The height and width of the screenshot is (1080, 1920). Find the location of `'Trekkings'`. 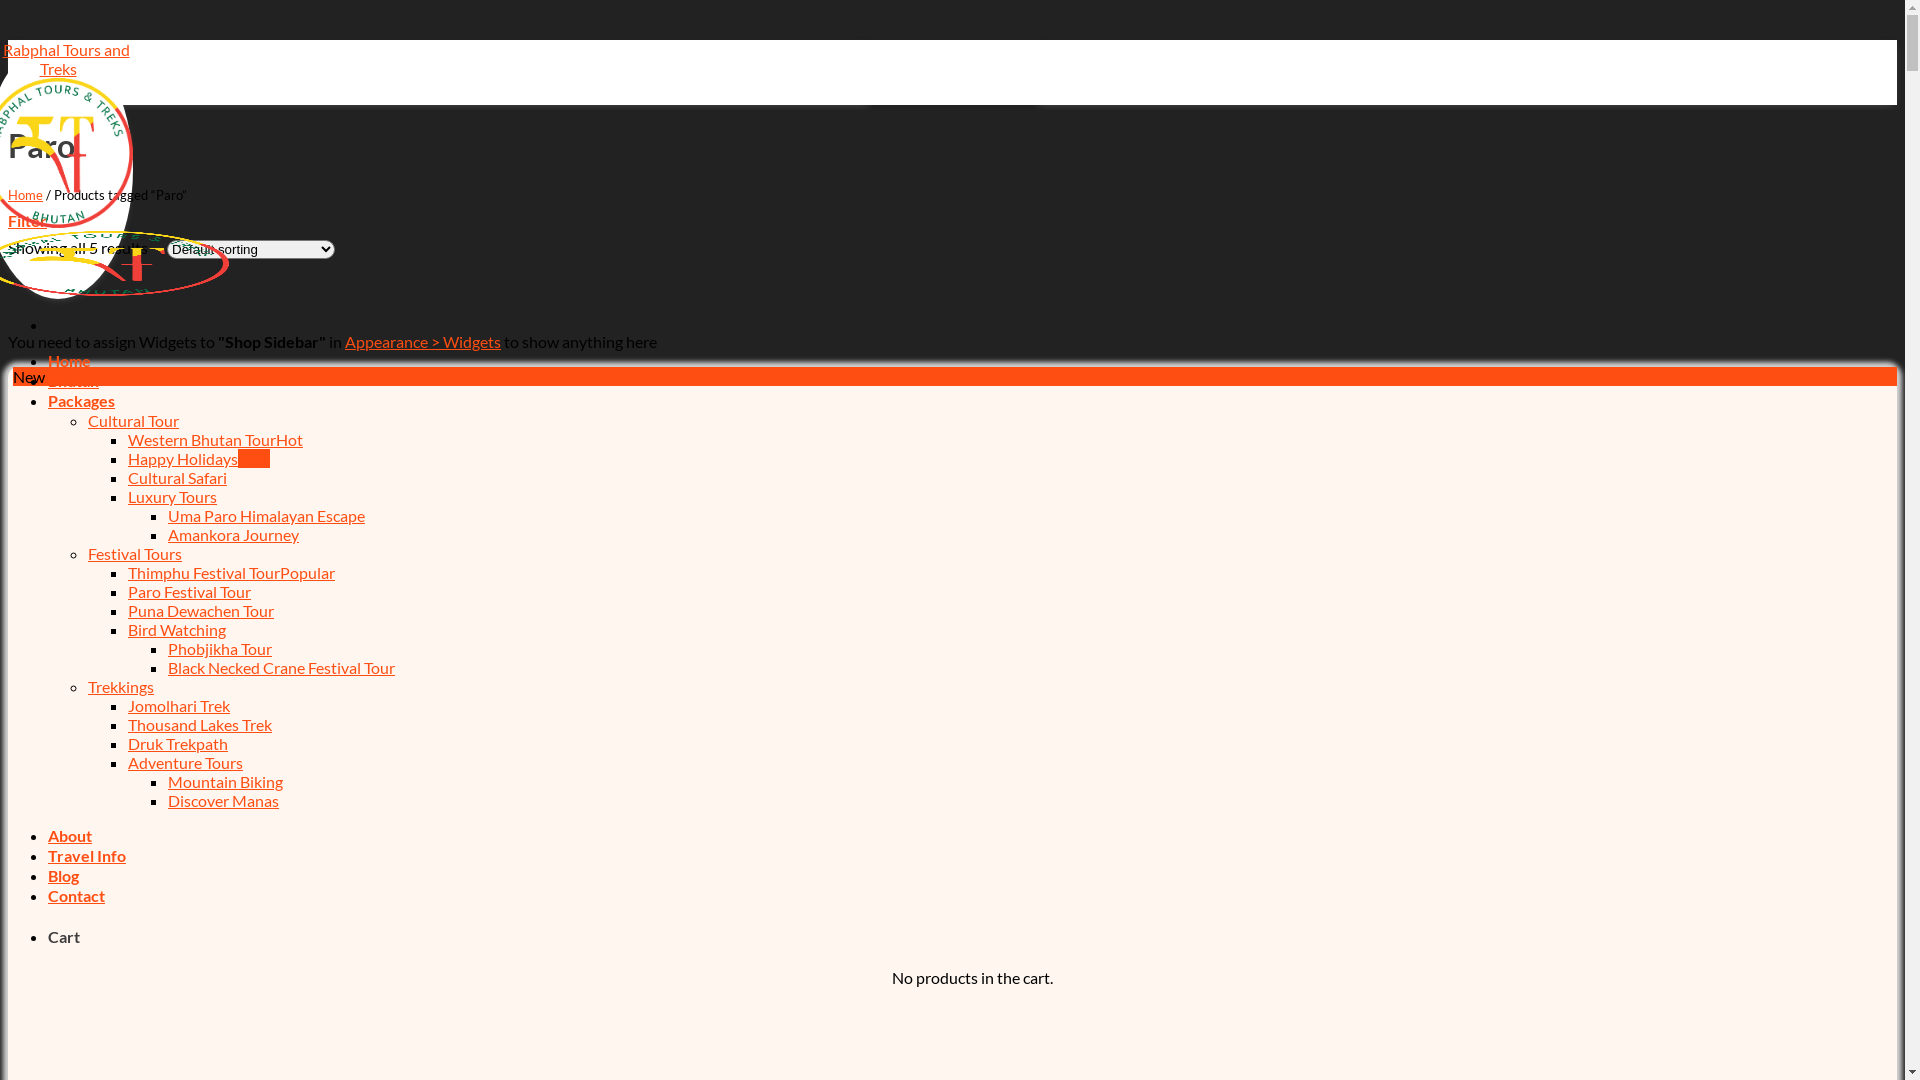

'Trekkings' is located at coordinates (119, 685).